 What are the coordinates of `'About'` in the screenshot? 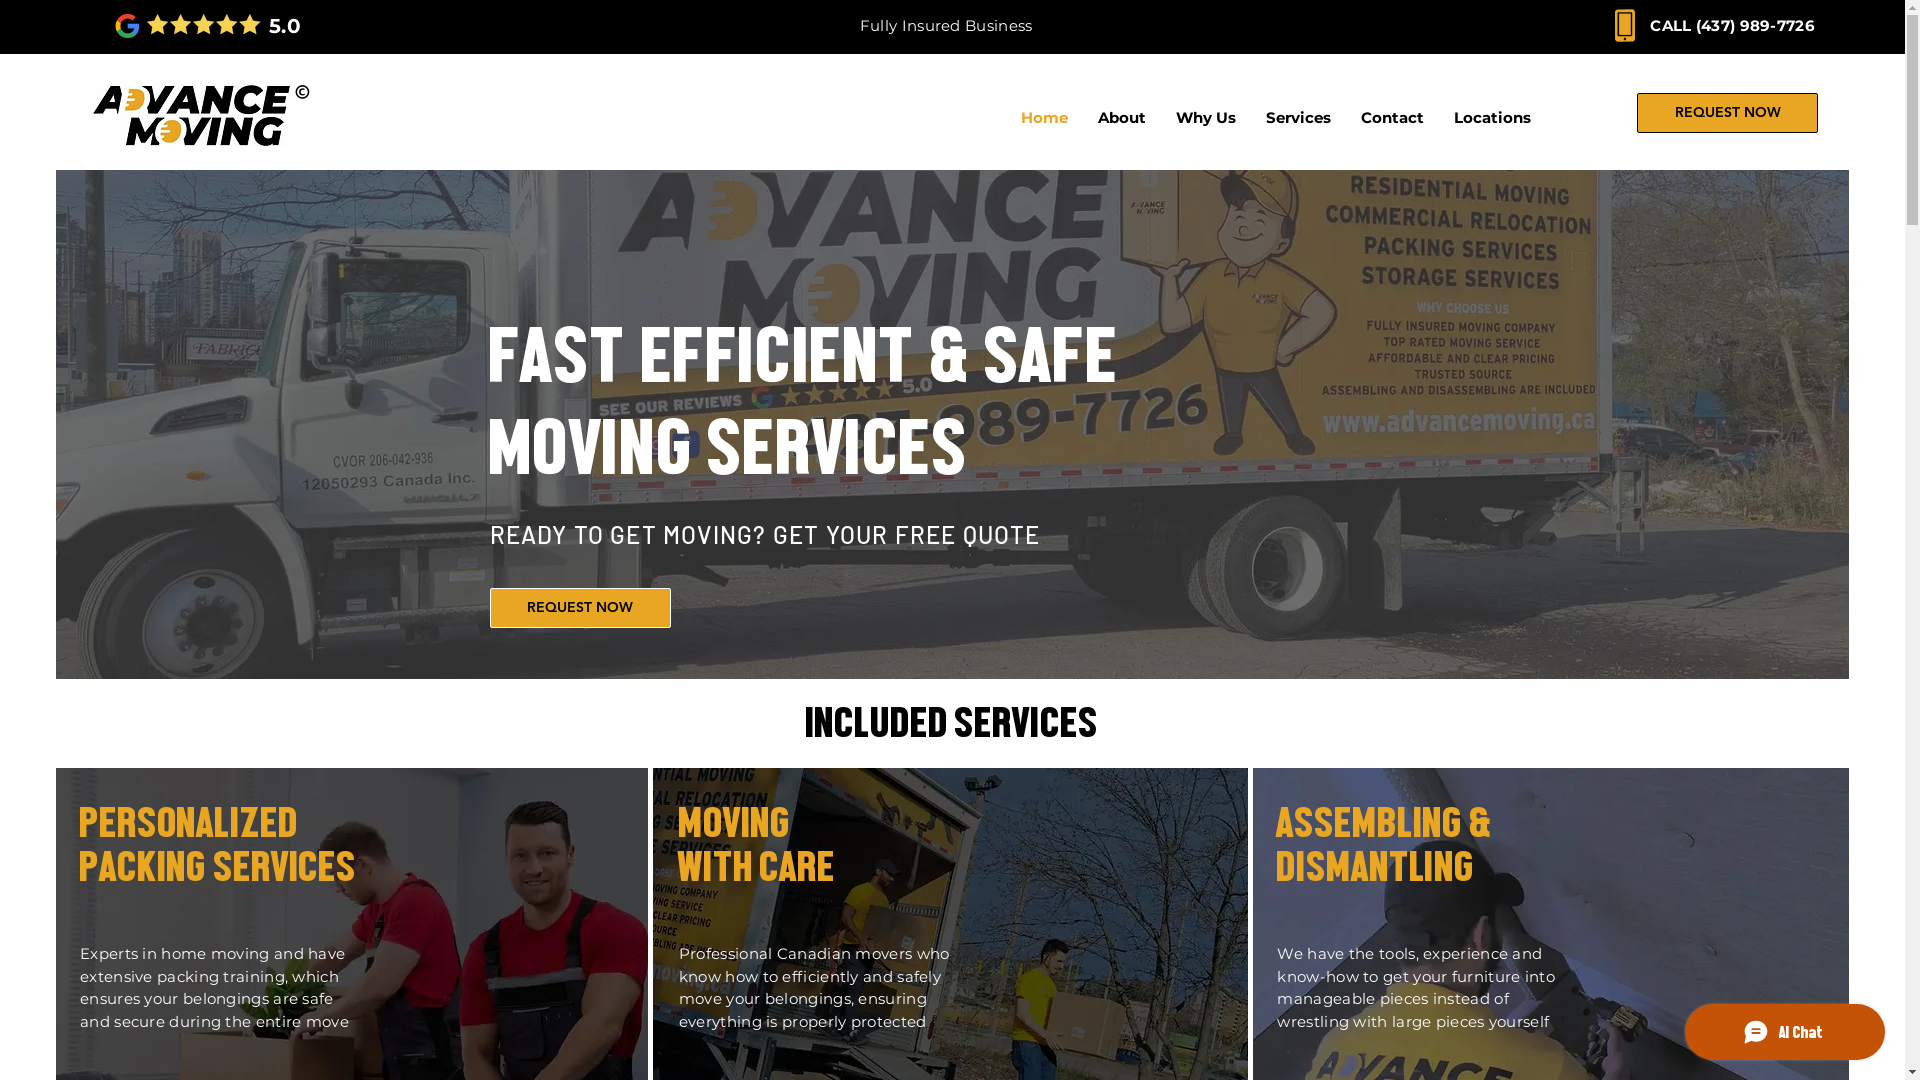 It's located at (1122, 118).